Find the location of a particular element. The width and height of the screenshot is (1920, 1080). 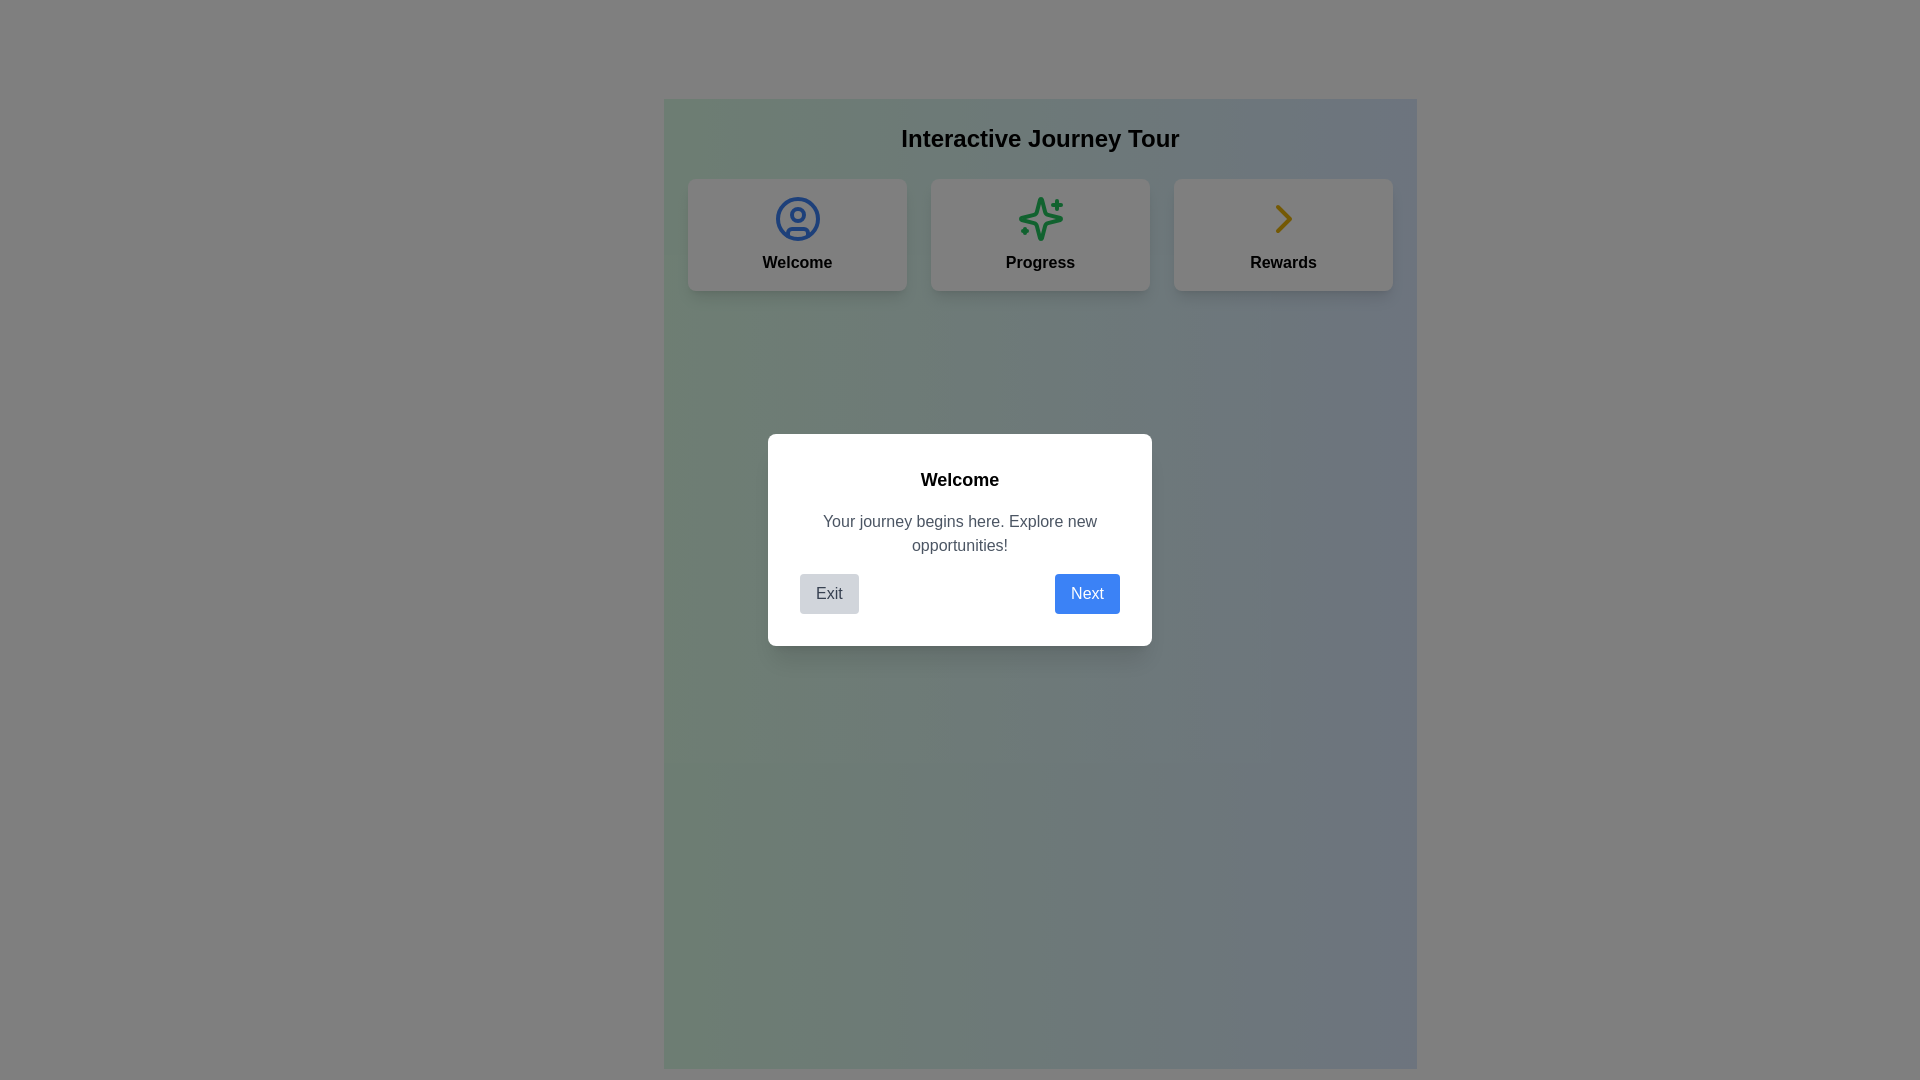

the navigation button located to the right of the gray 'Exit' button at the bottom of the modal dialog to proceed to the next step is located at coordinates (1086, 593).